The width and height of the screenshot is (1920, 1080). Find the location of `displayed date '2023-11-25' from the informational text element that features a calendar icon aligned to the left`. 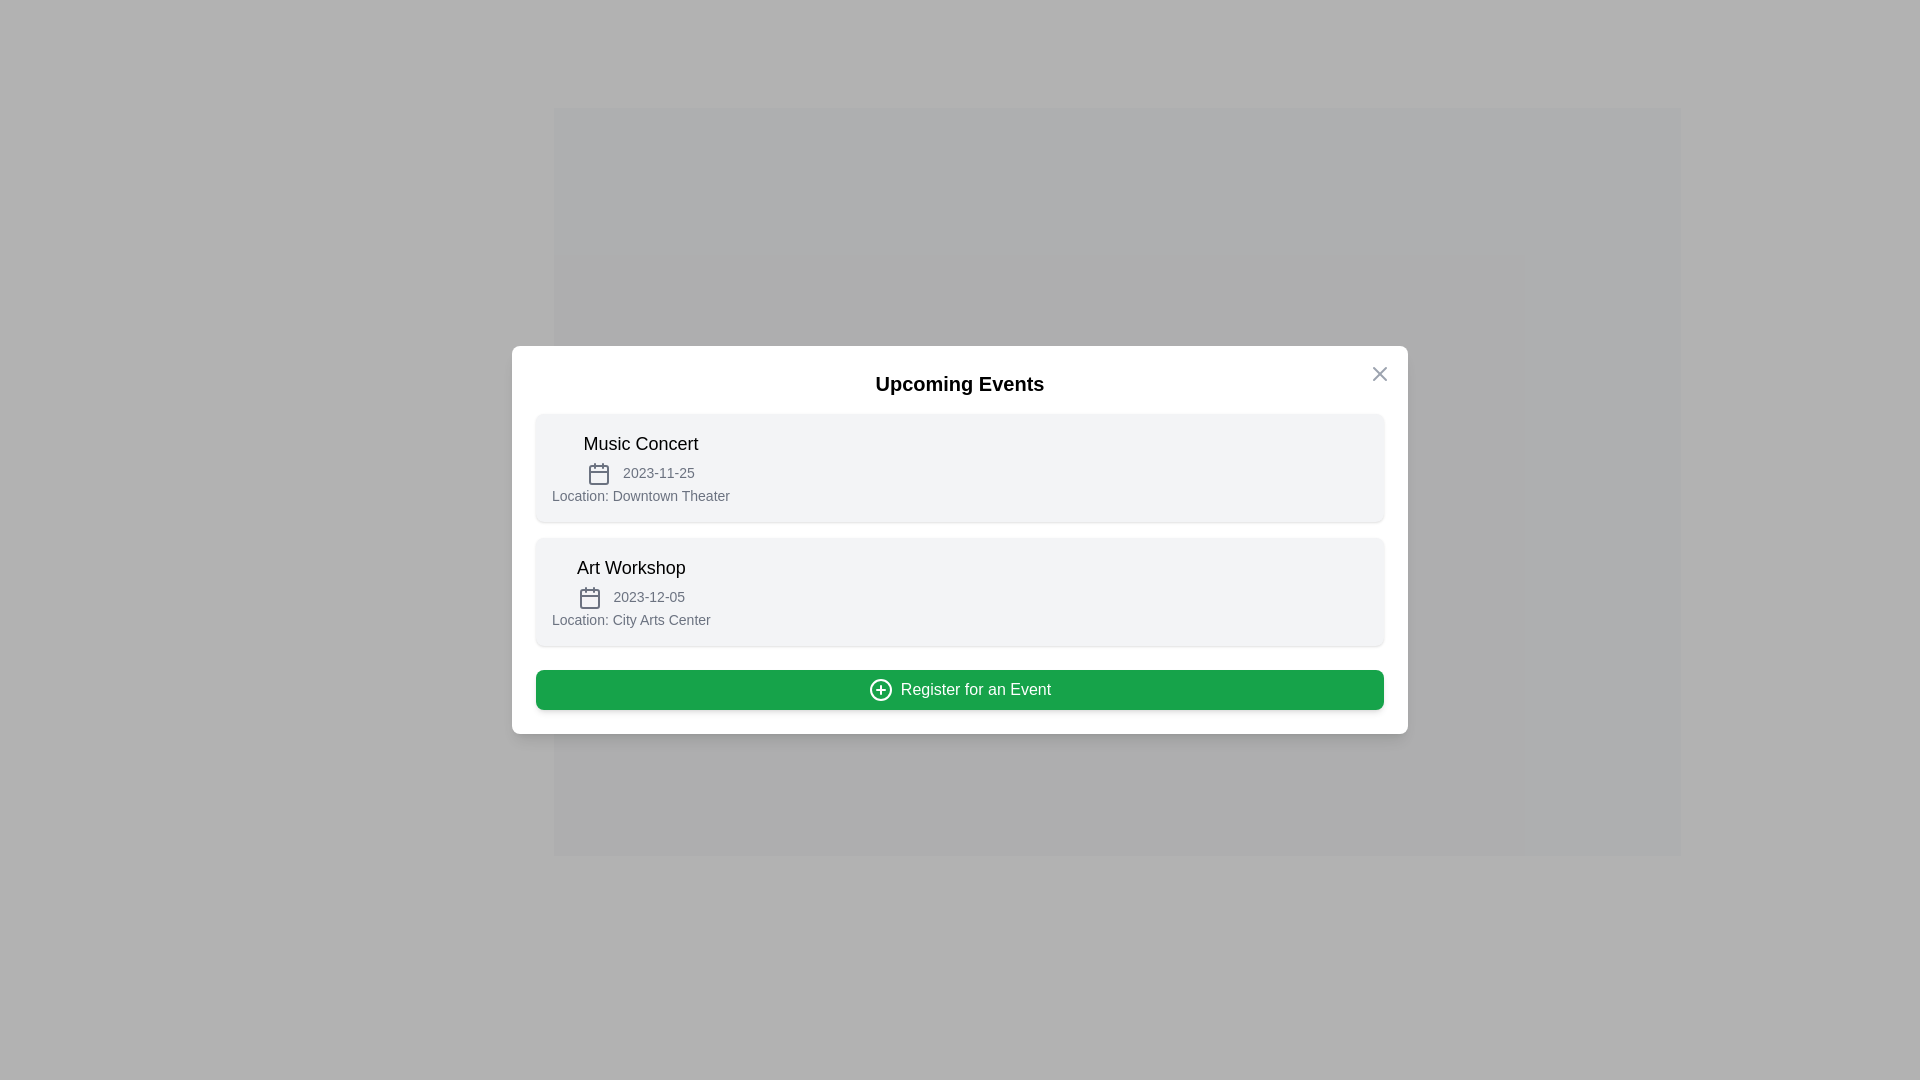

displayed date '2023-11-25' from the informational text element that features a calendar icon aligned to the left is located at coordinates (640, 474).